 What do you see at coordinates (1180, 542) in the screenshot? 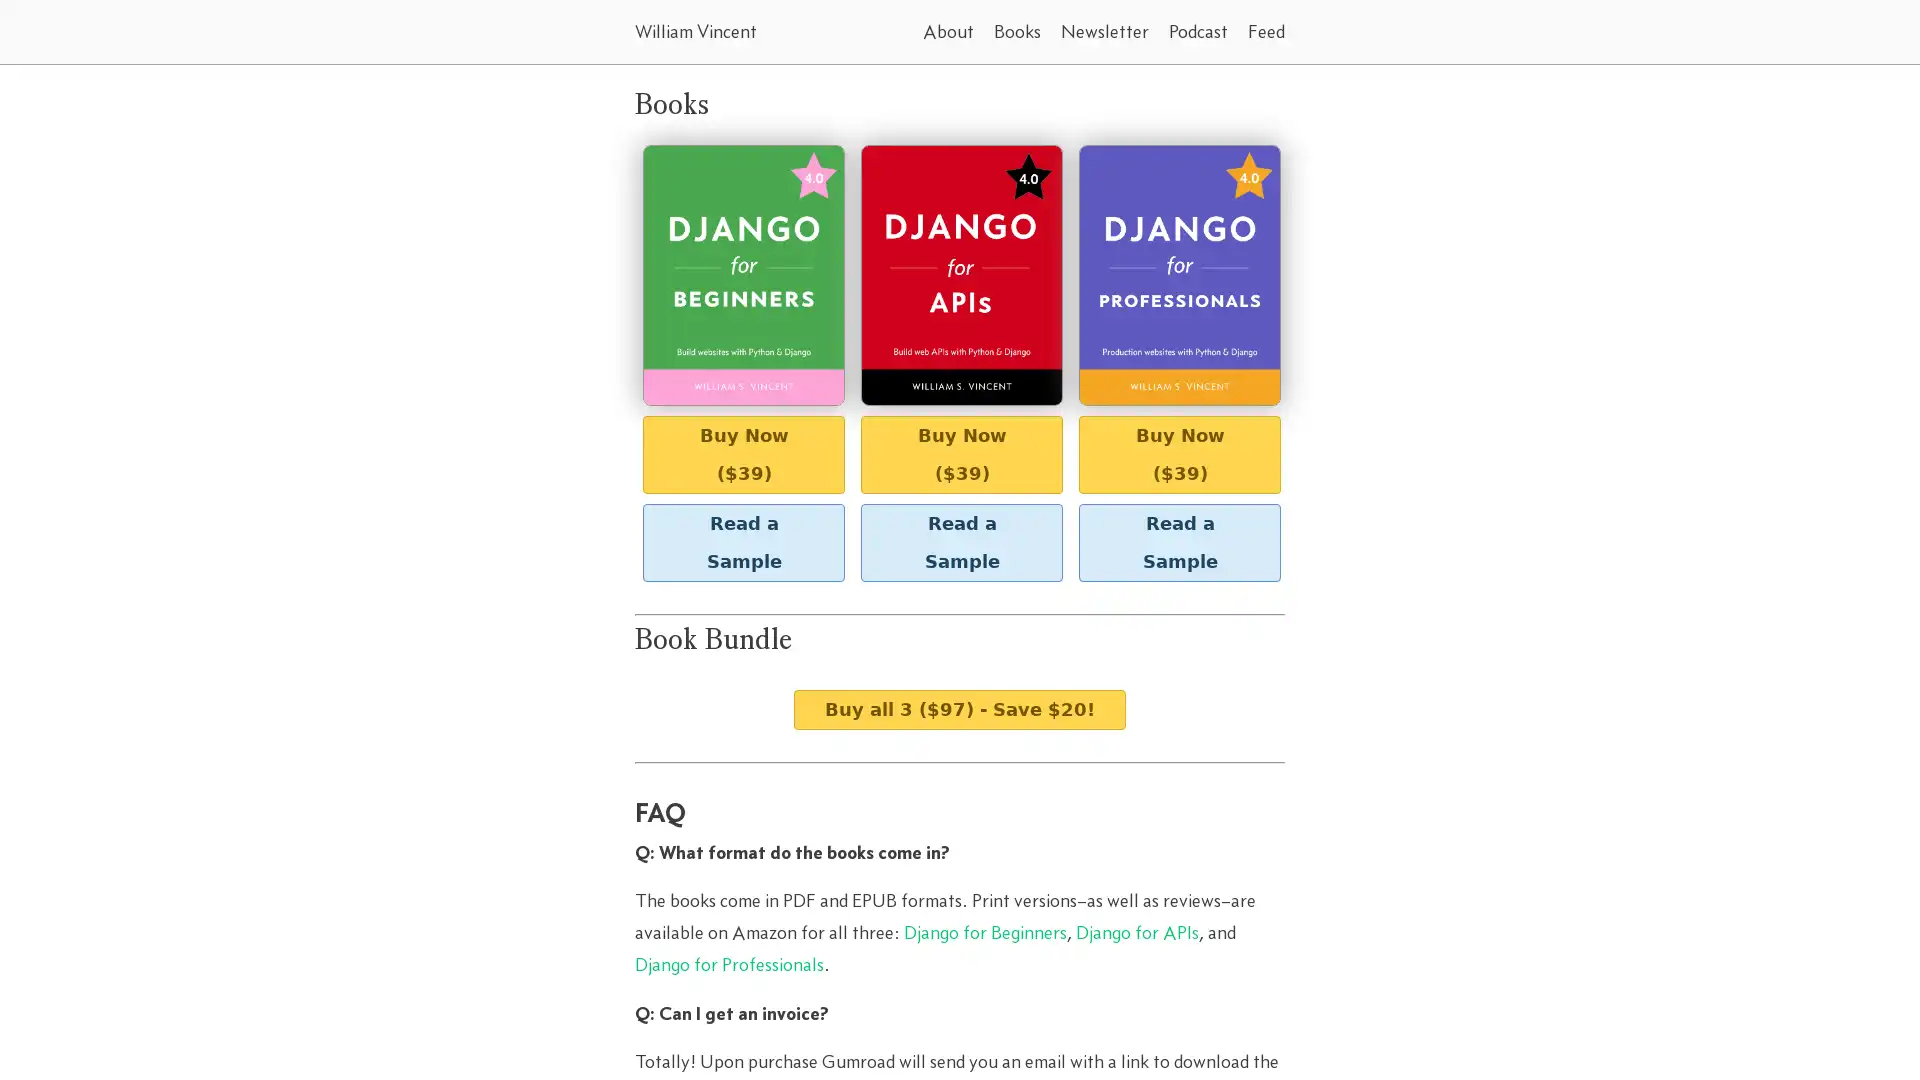
I see `Read a Sample` at bounding box center [1180, 542].